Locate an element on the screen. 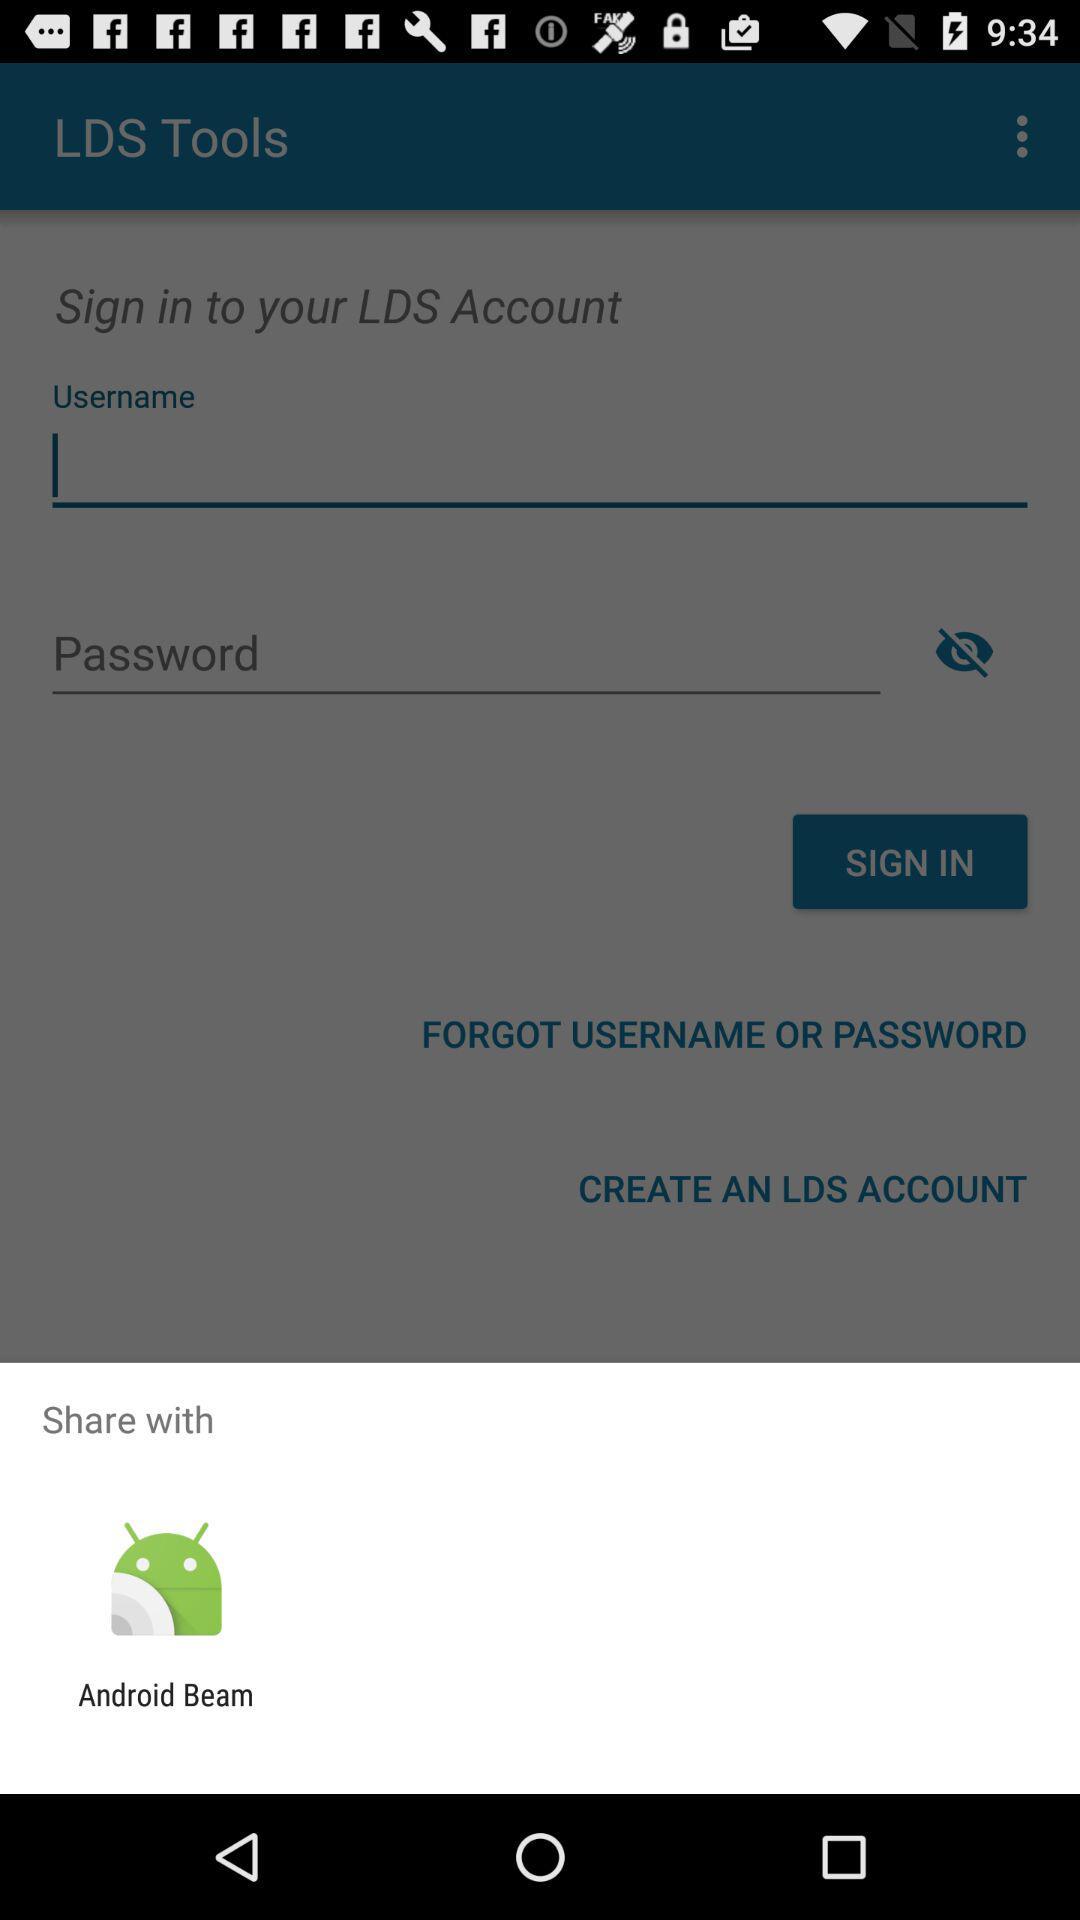  the android beam item is located at coordinates (165, 1711).